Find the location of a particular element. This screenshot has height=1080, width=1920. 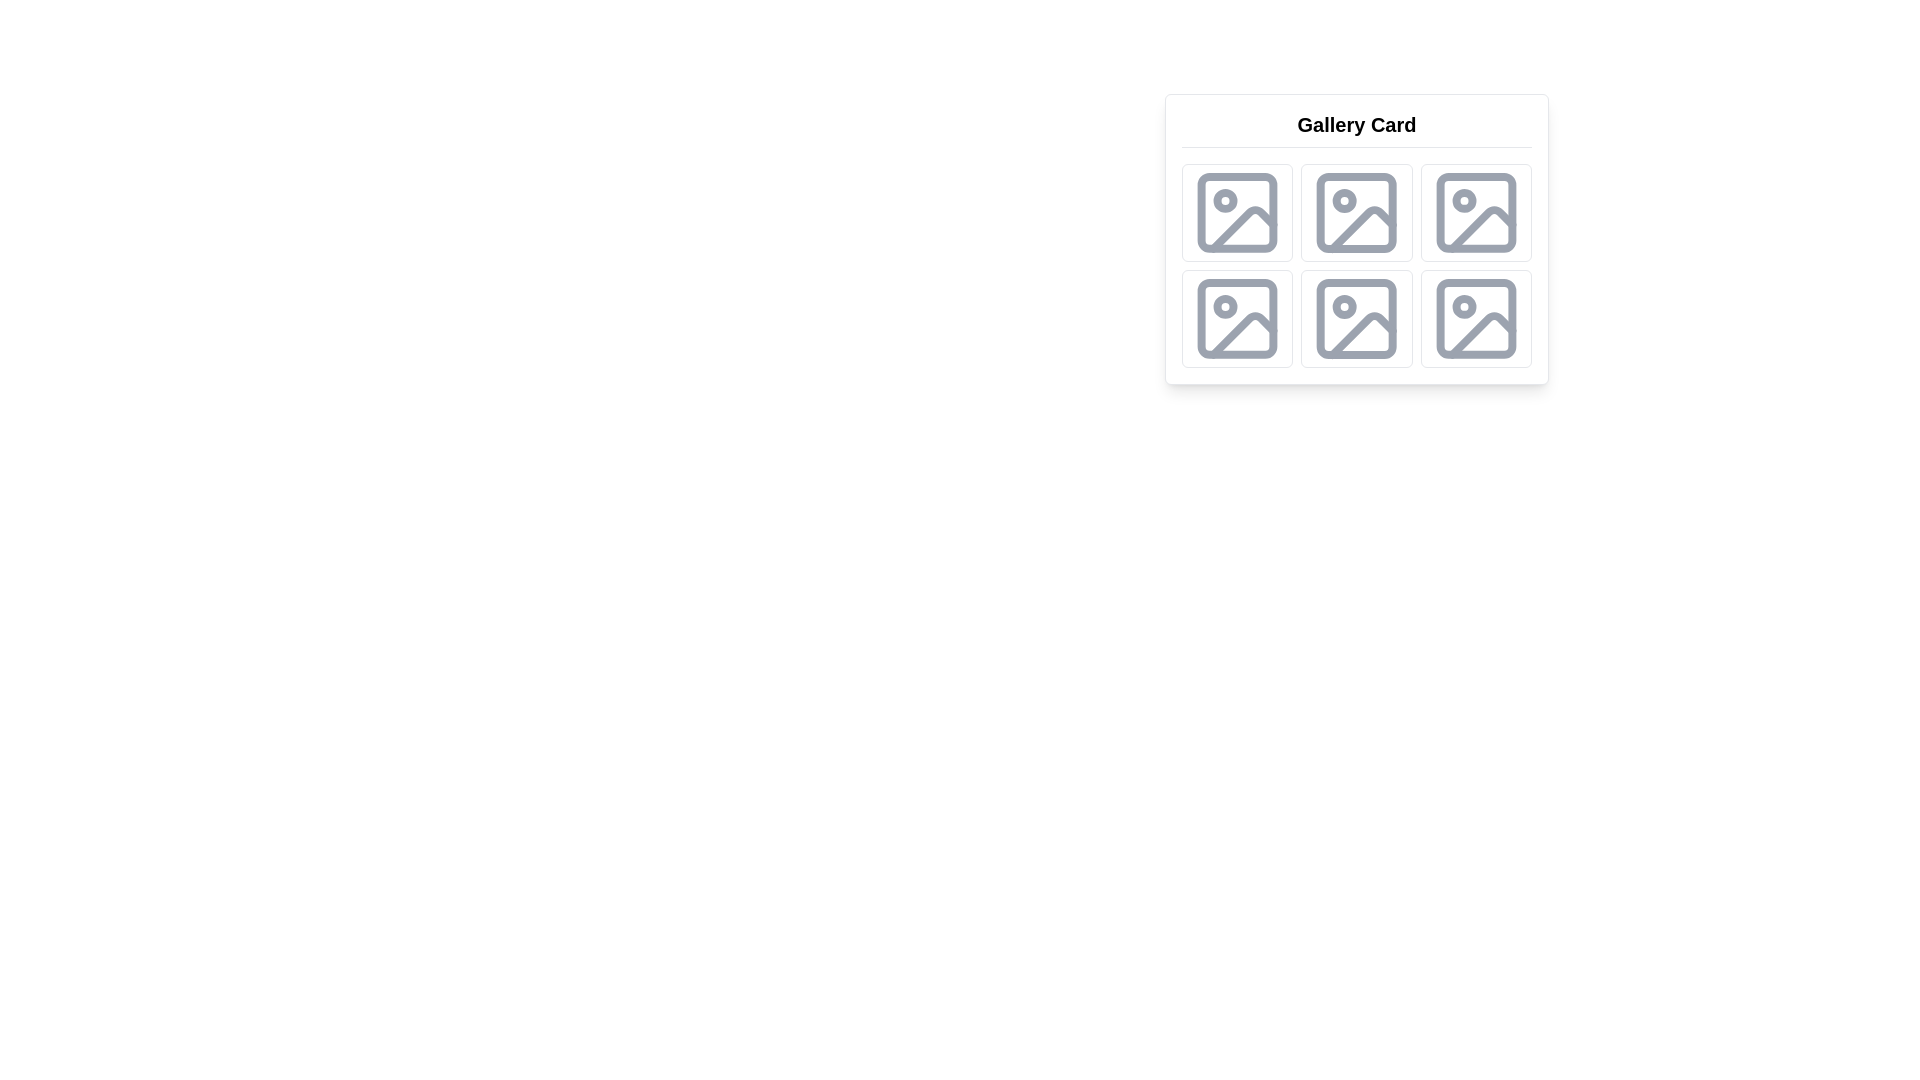

the icon resembling a stylized picture with a round dot and diagonal line located in the third row, first column of the Gallery Card section is located at coordinates (1357, 318).